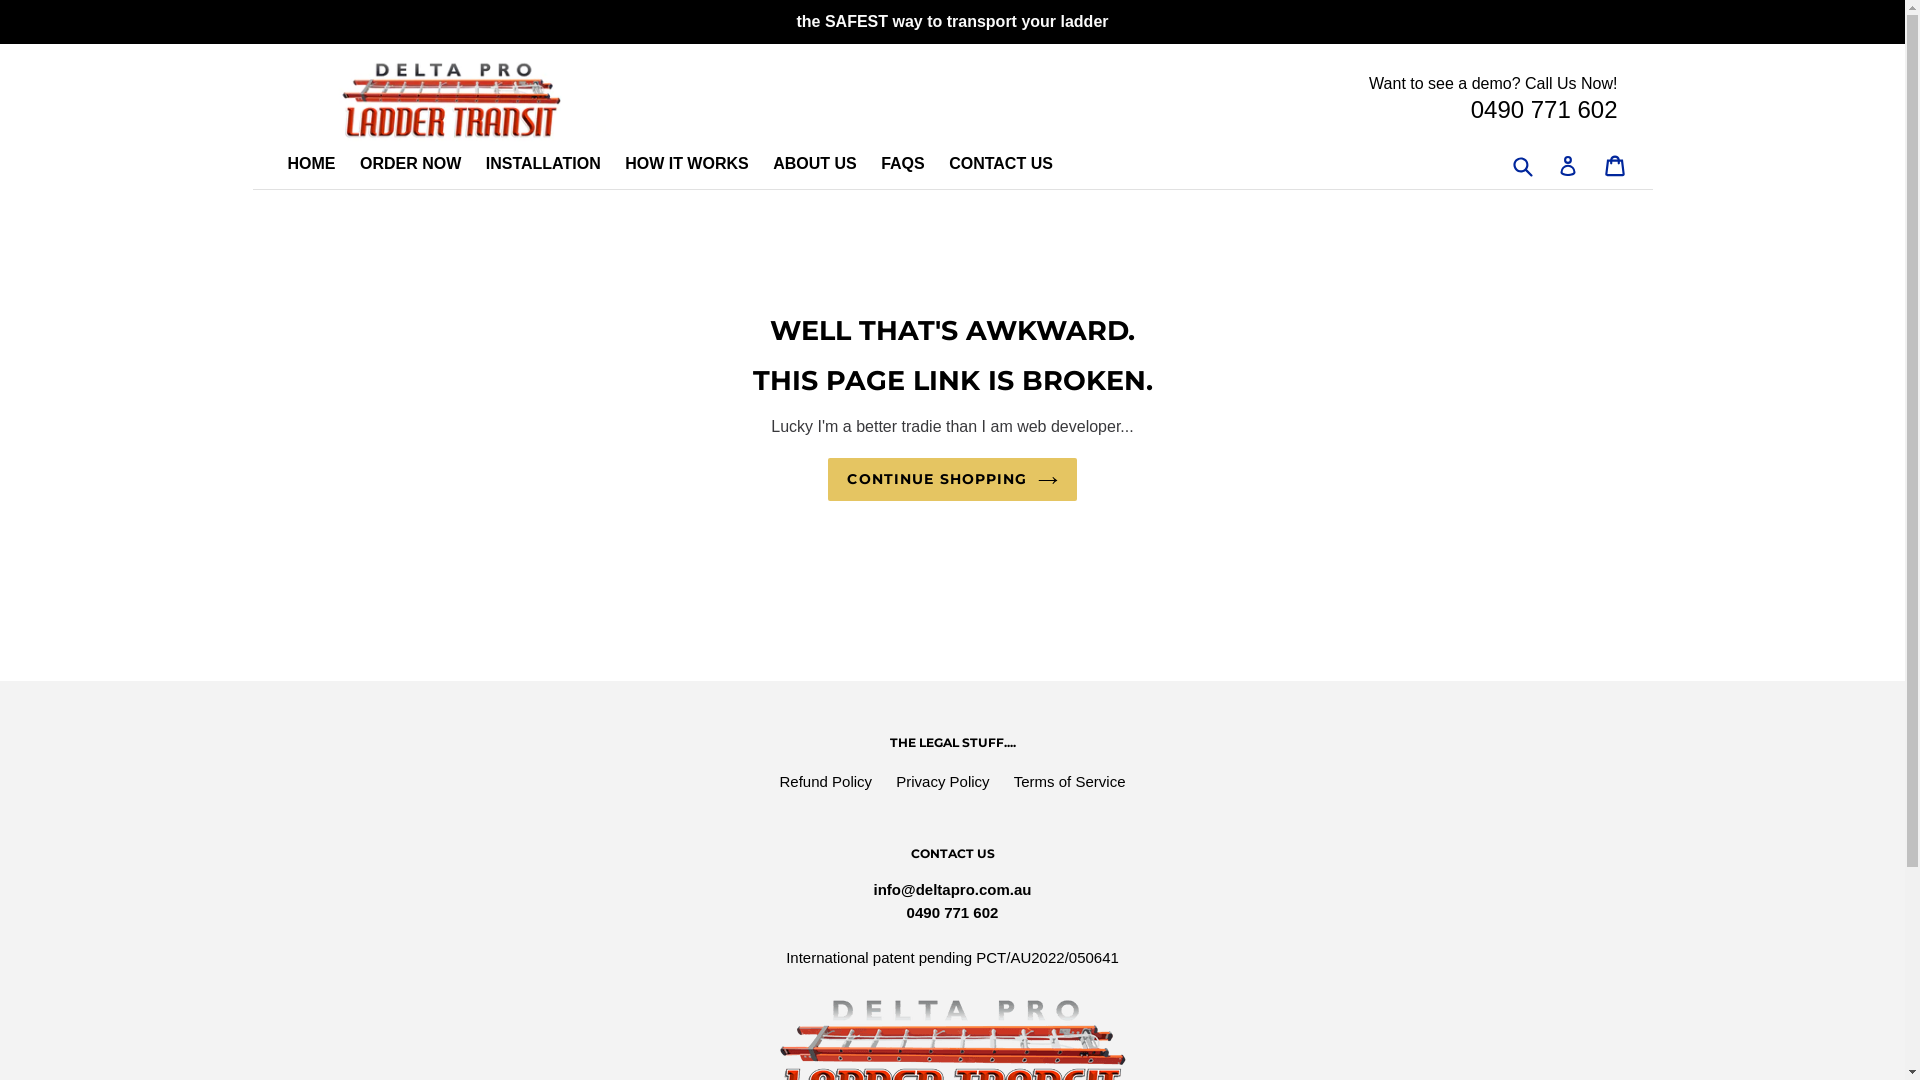 Image resolution: width=1920 pixels, height=1080 pixels. I want to click on 'CONTINUE SHOPPING', so click(950, 479).